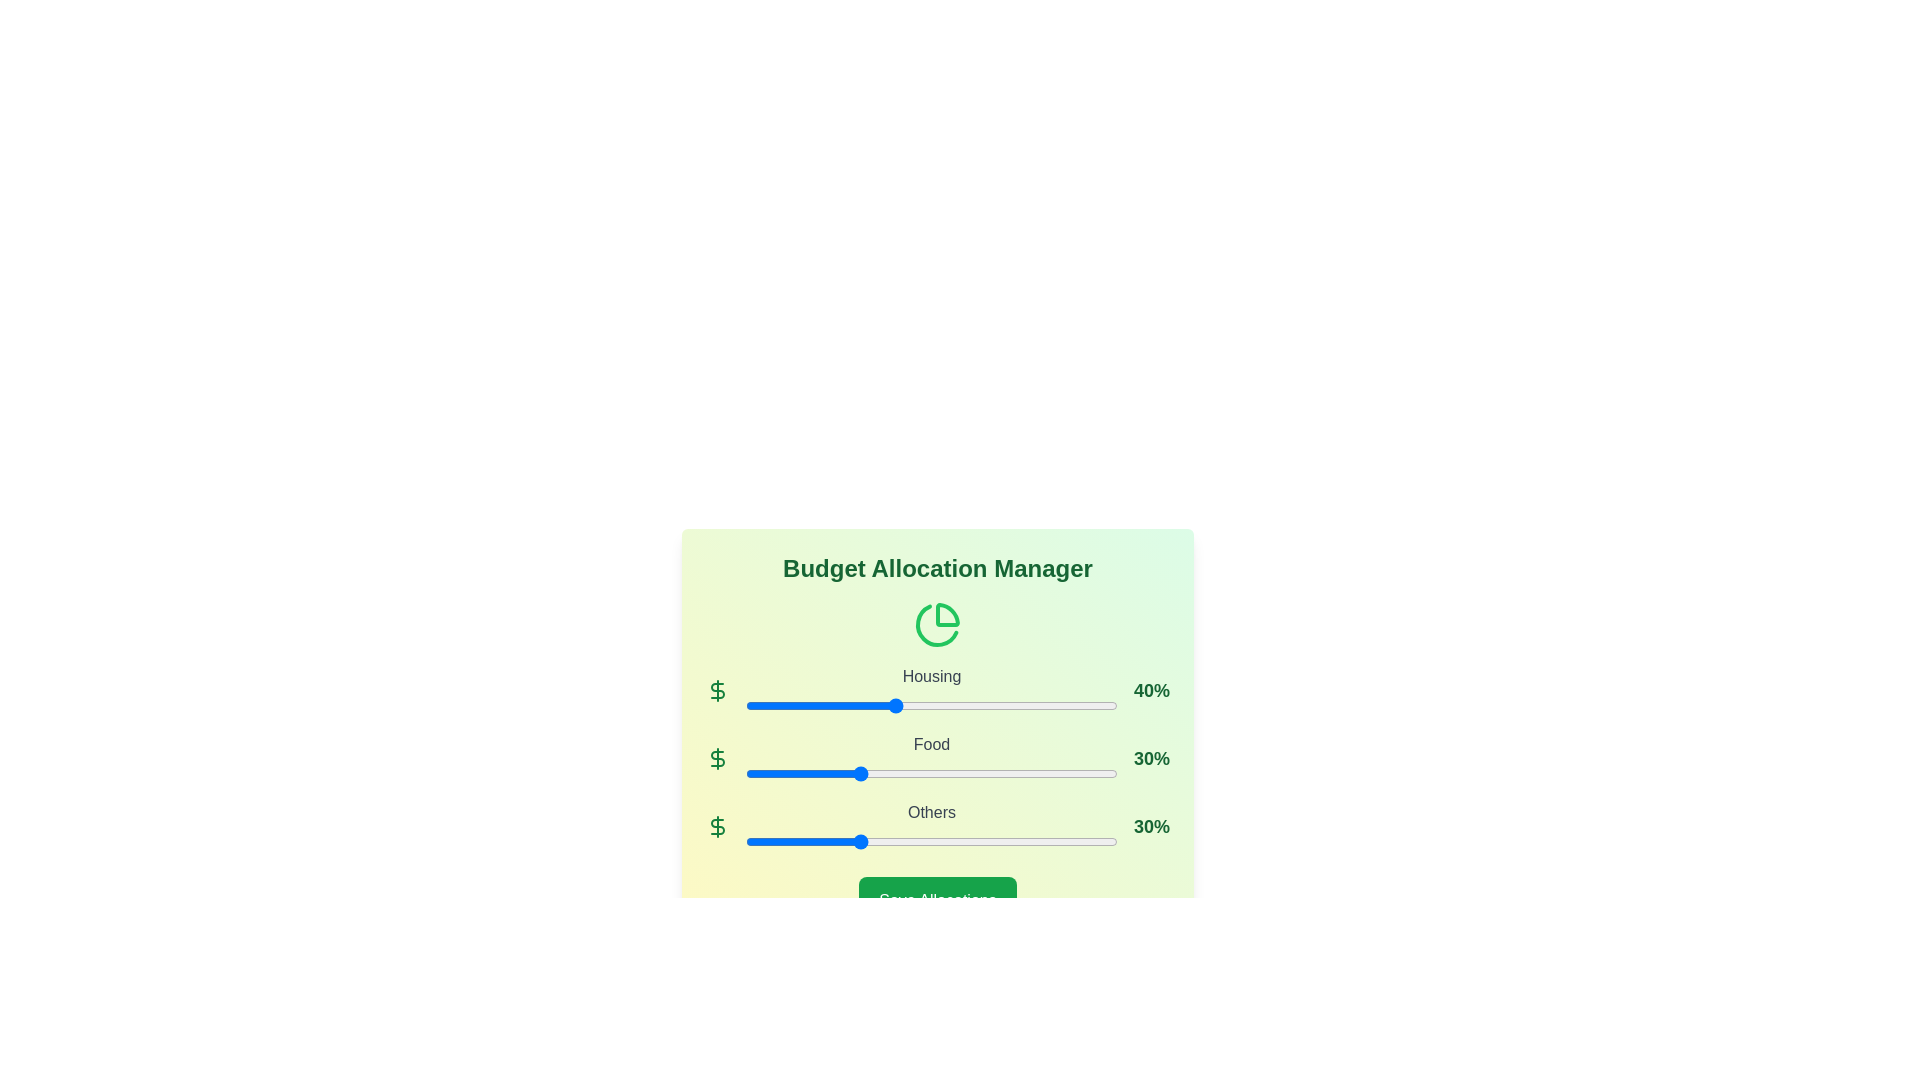 The height and width of the screenshot is (1080, 1920). What do you see at coordinates (835, 704) in the screenshot?
I see `the Housing allocation slider to 24%` at bounding box center [835, 704].